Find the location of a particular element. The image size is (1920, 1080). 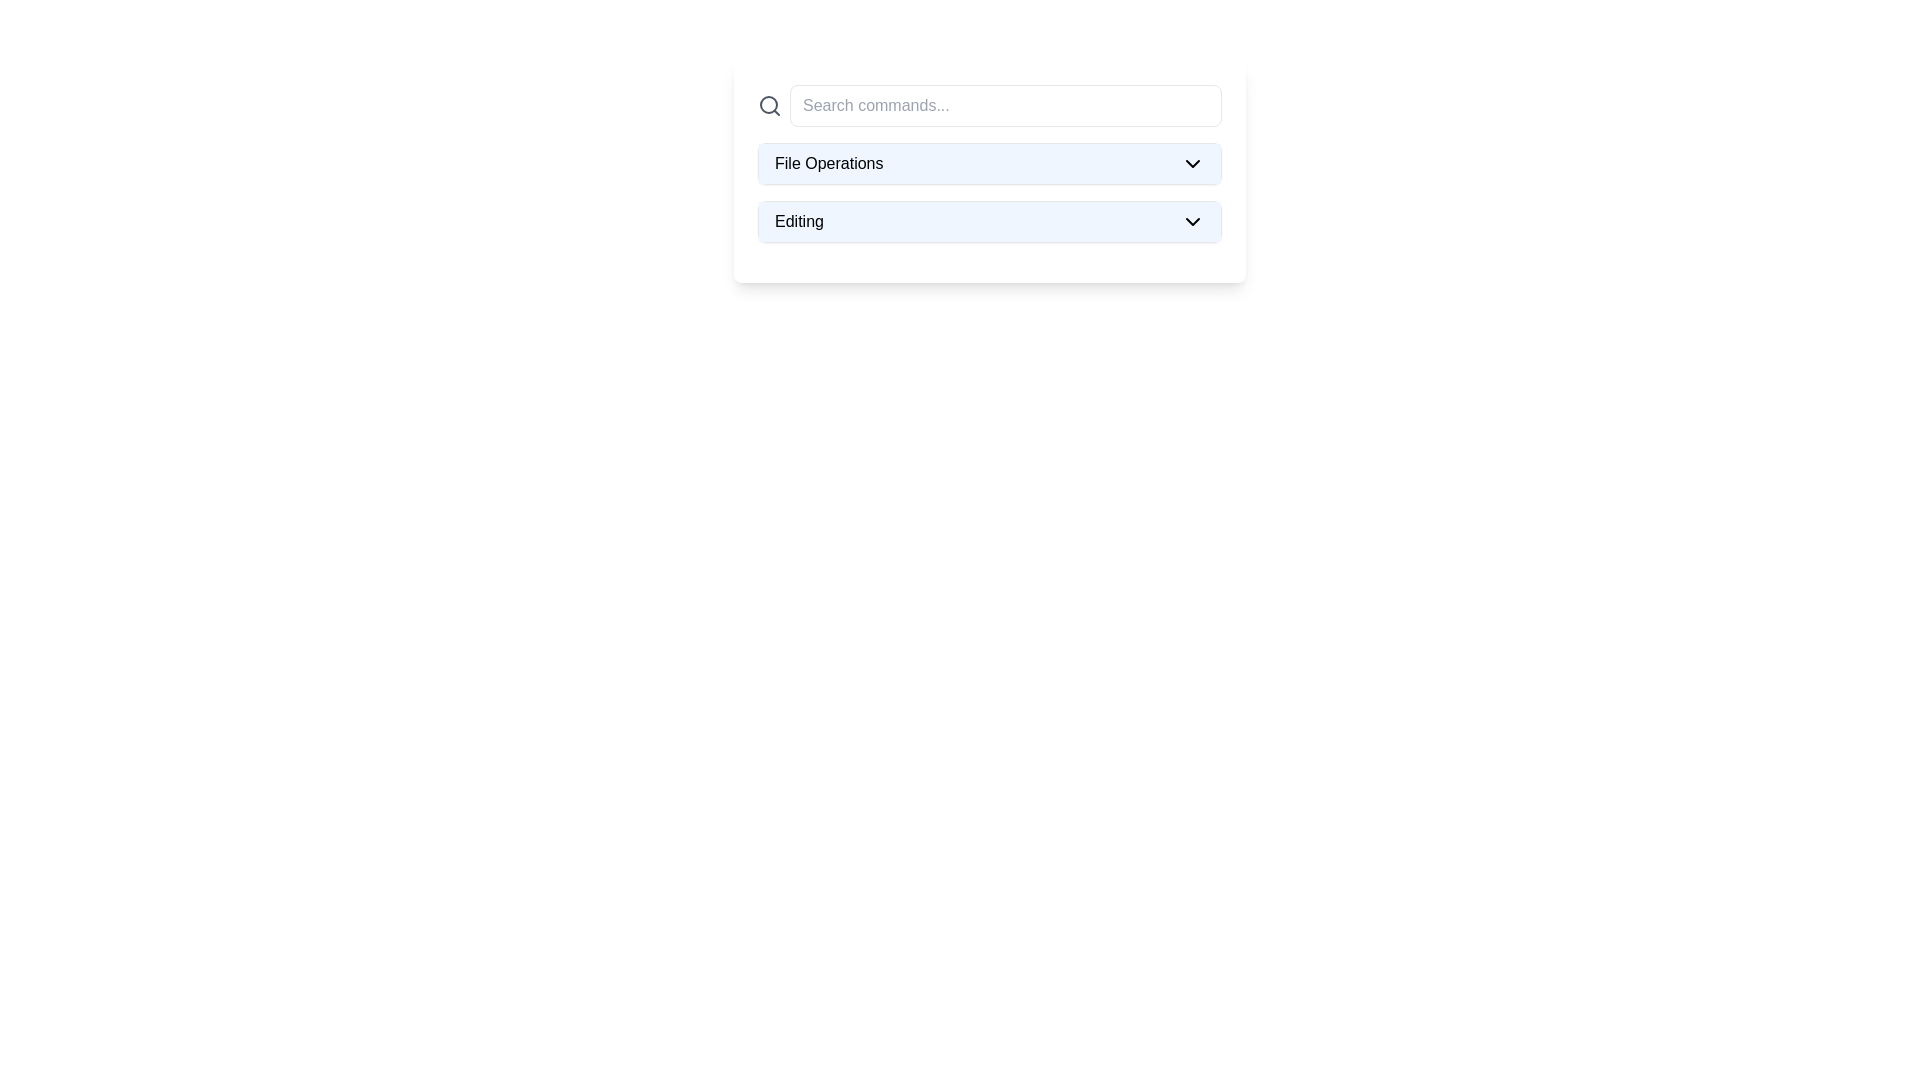

the search icon resembling a magnifying glass, which is positioned on the left end of the horizontal group containing the 'Search commands...' input field is located at coordinates (768, 105).